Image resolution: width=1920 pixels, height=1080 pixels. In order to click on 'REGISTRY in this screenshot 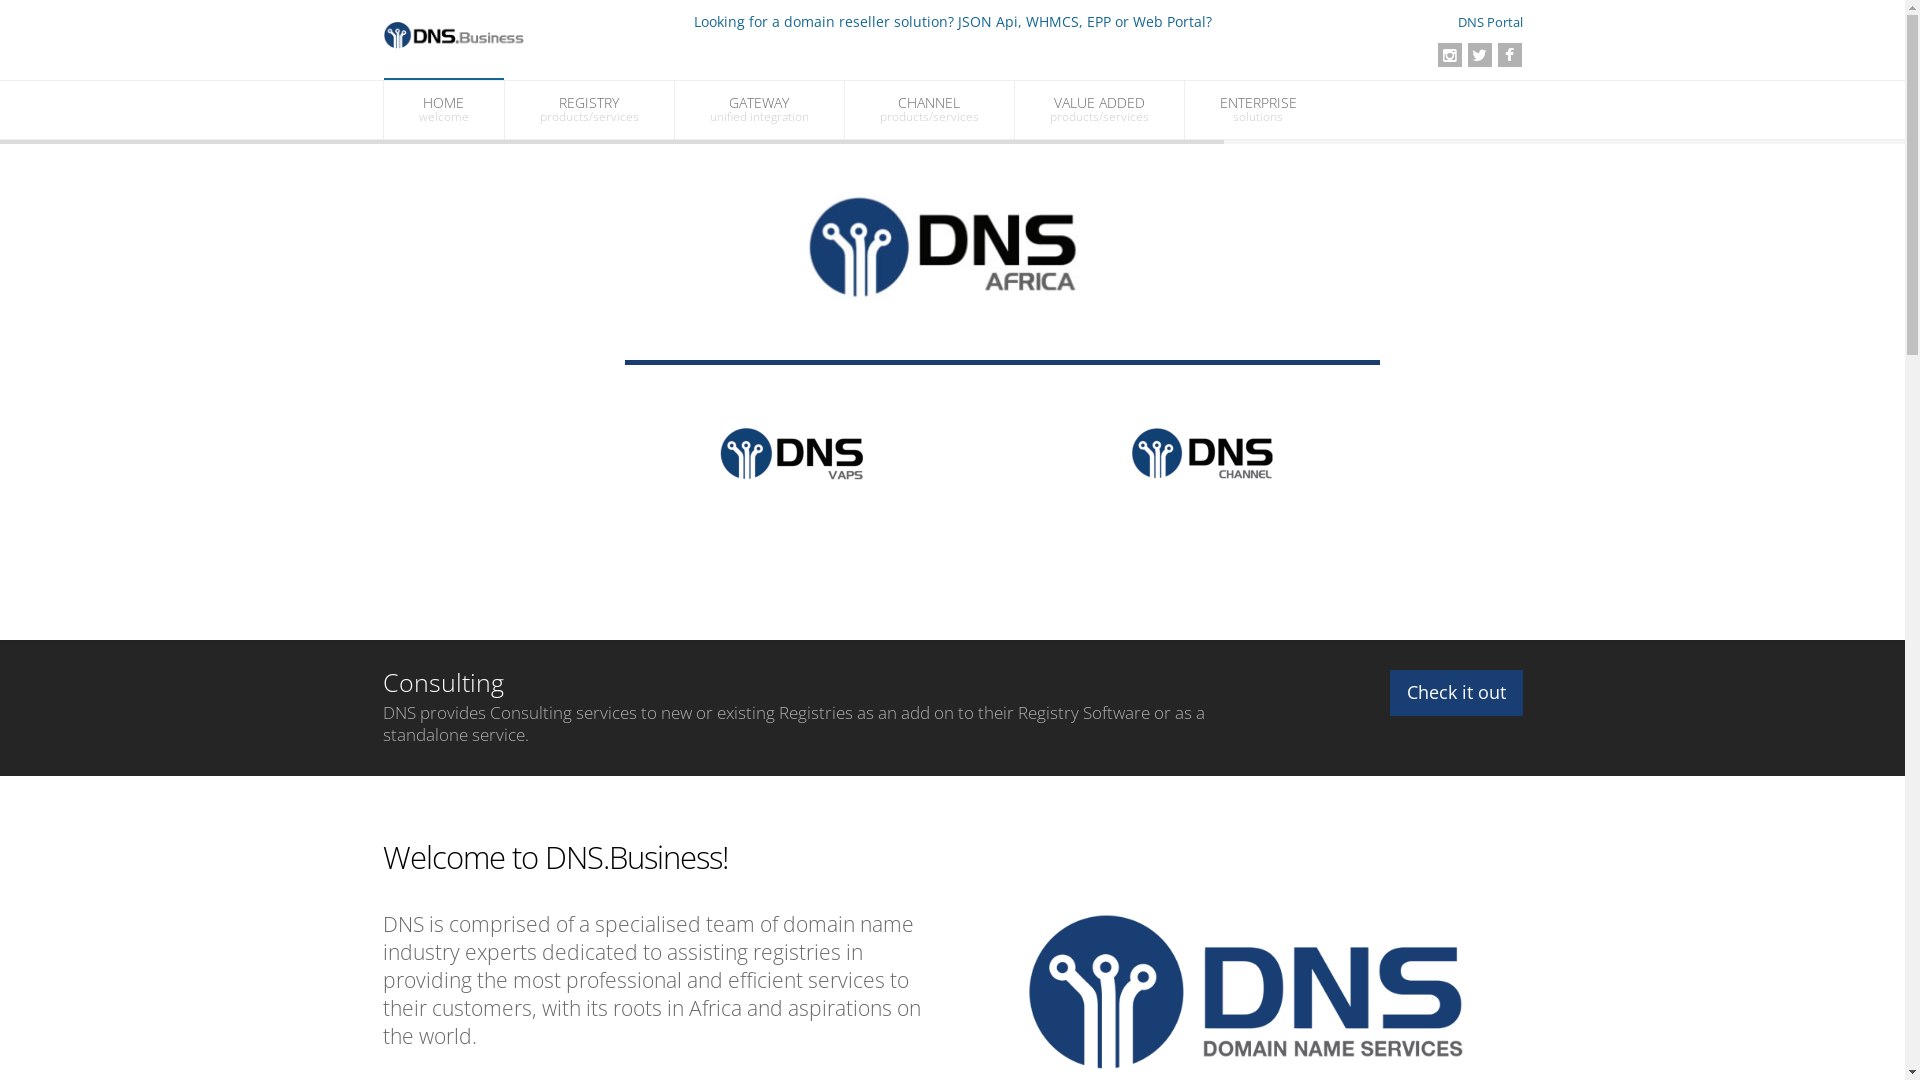, I will do `click(587, 110)`.